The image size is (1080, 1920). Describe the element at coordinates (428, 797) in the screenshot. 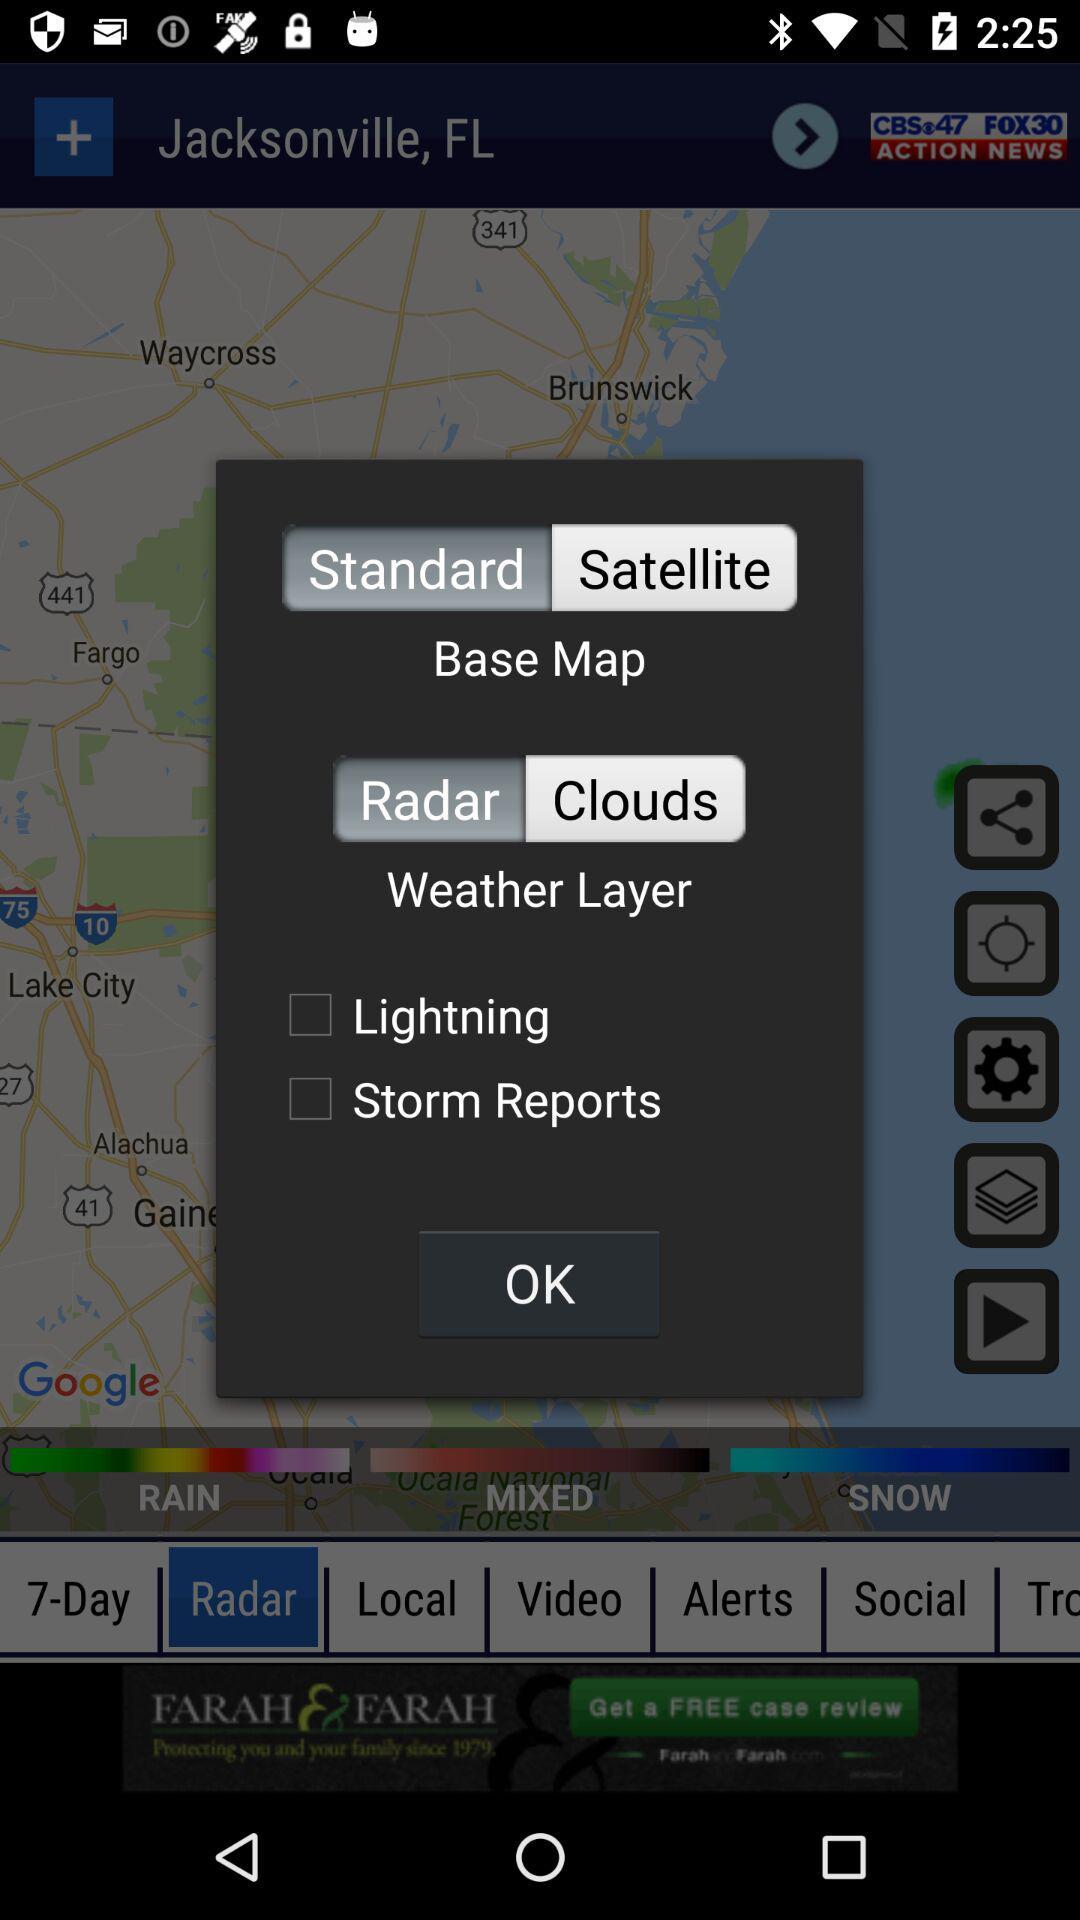

I see `radar` at that location.